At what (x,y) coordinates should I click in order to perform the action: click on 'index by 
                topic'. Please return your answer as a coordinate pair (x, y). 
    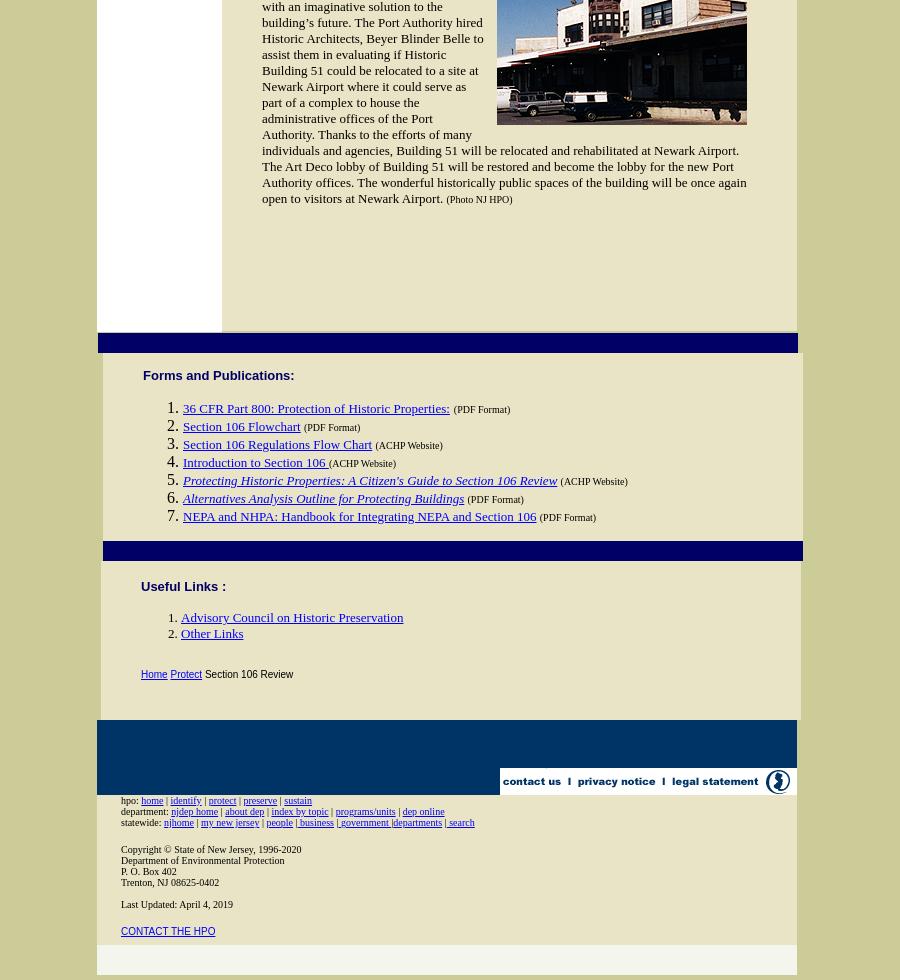
    Looking at the image, I should click on (298, 811).